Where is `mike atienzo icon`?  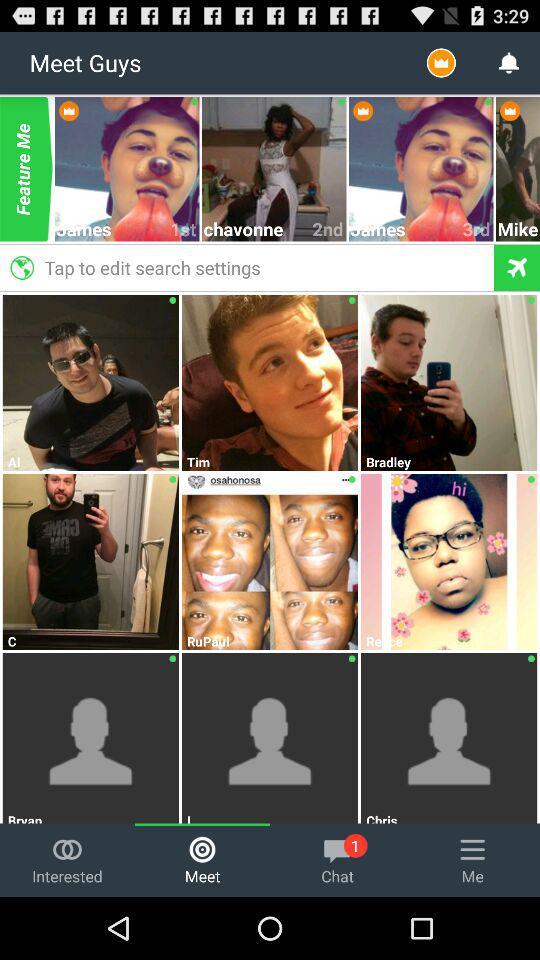 mike atienzo icon is located at coordinates (518, 229).